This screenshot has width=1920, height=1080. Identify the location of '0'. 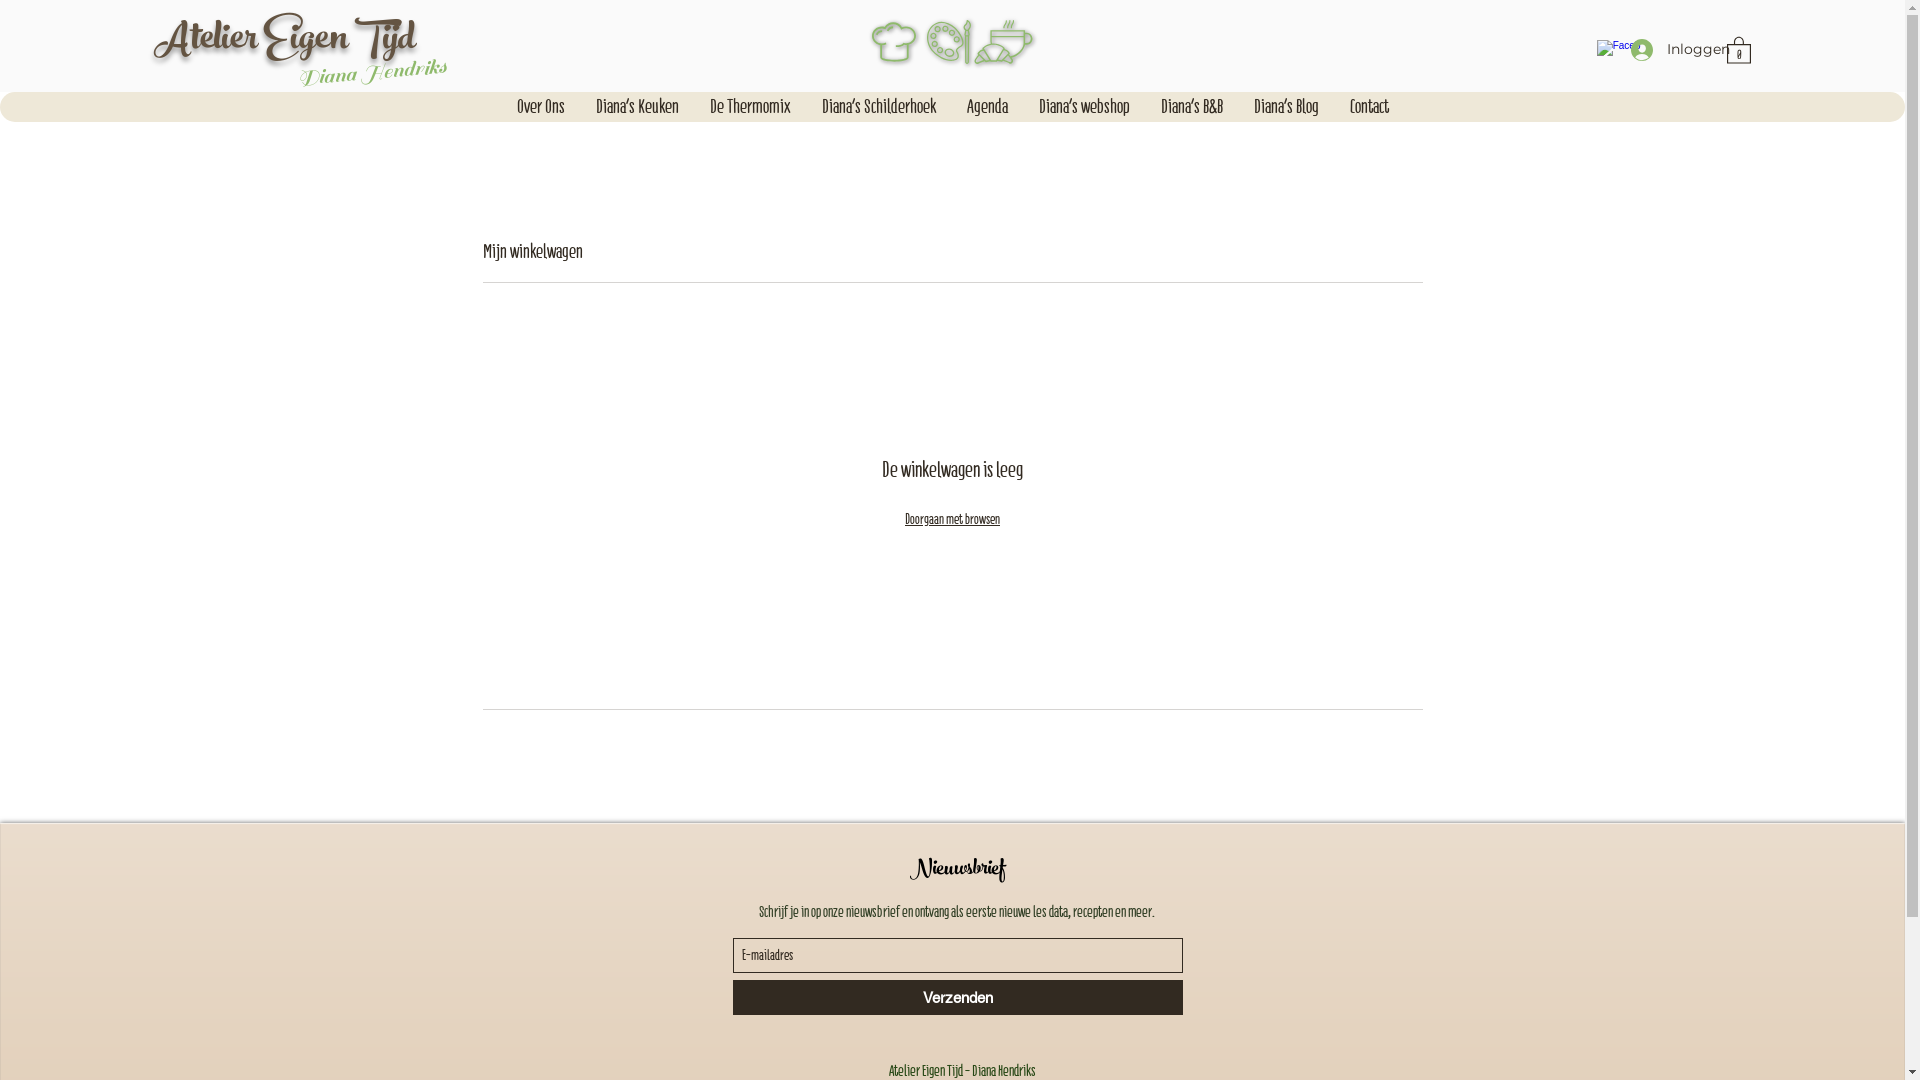
(1737, 48).